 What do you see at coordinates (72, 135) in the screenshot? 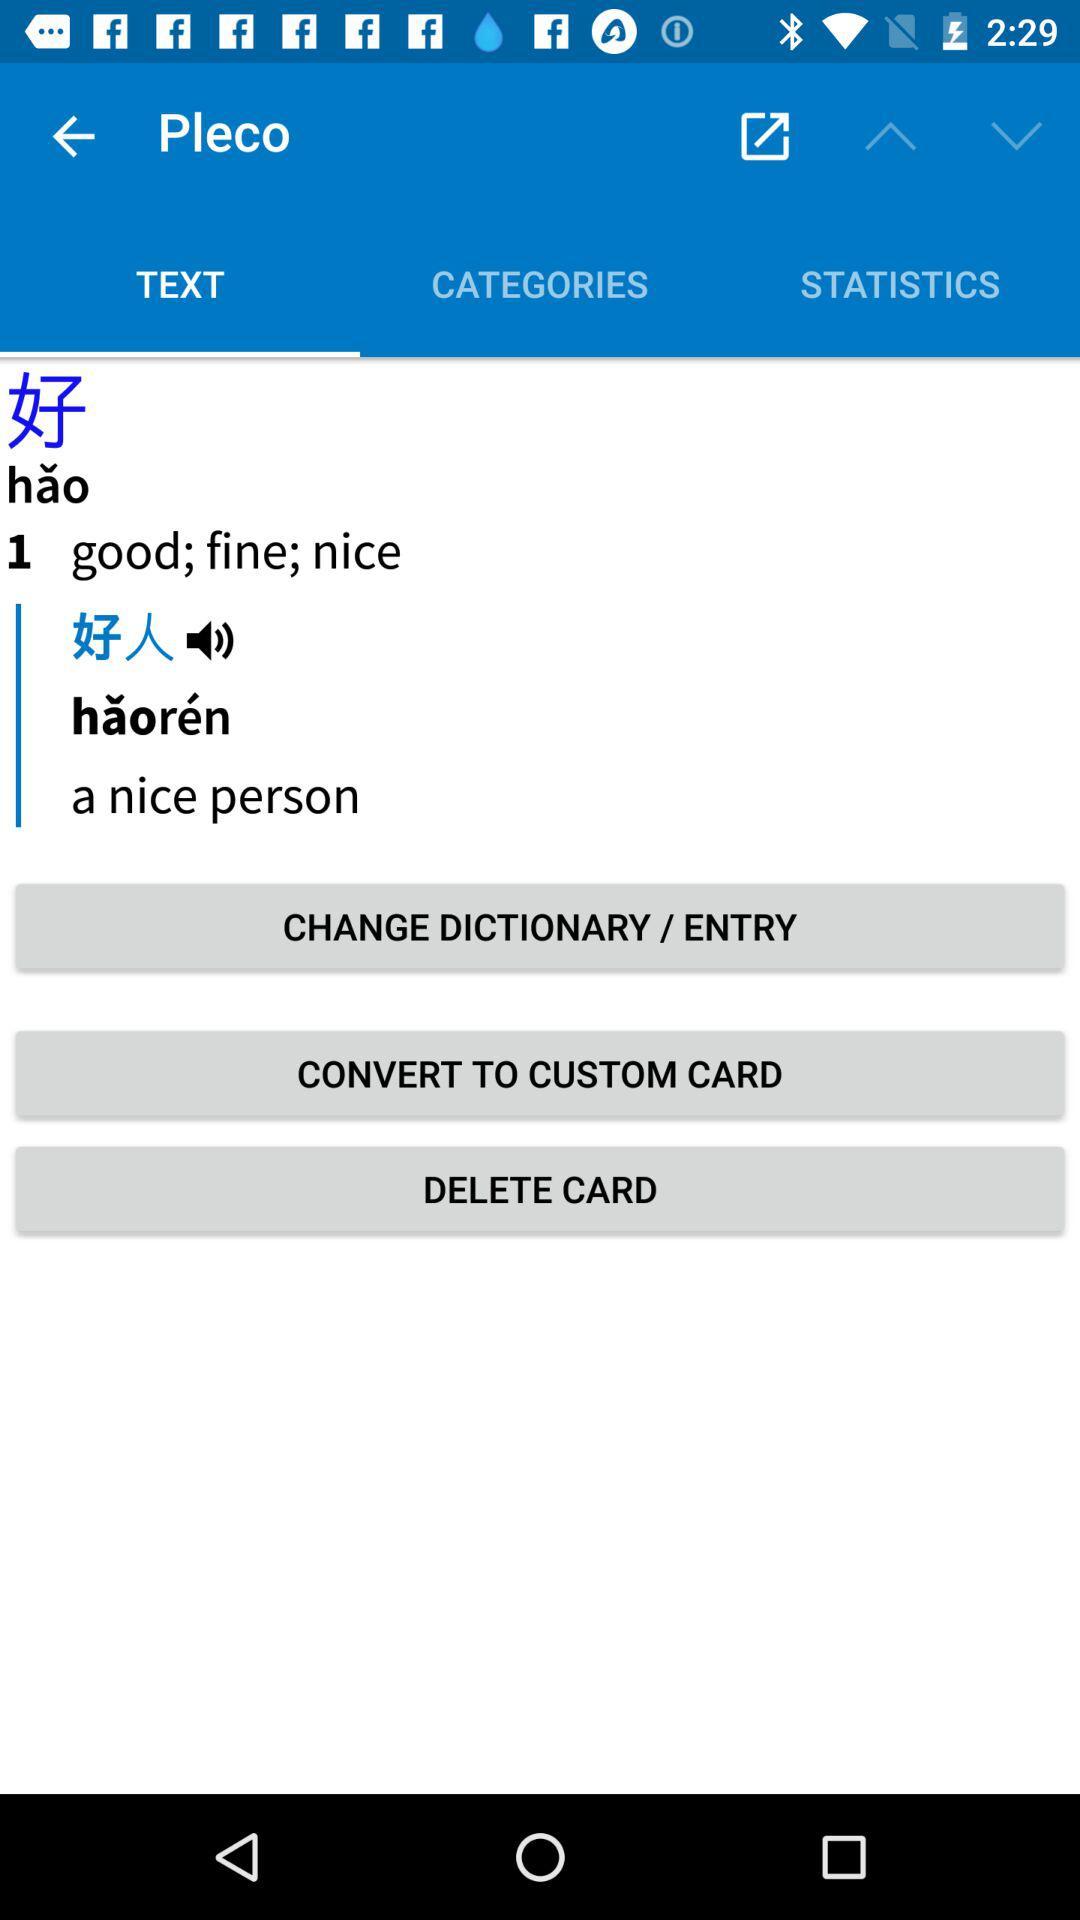
I see `item to the left of the pleco` at bounding box center [72, 135].